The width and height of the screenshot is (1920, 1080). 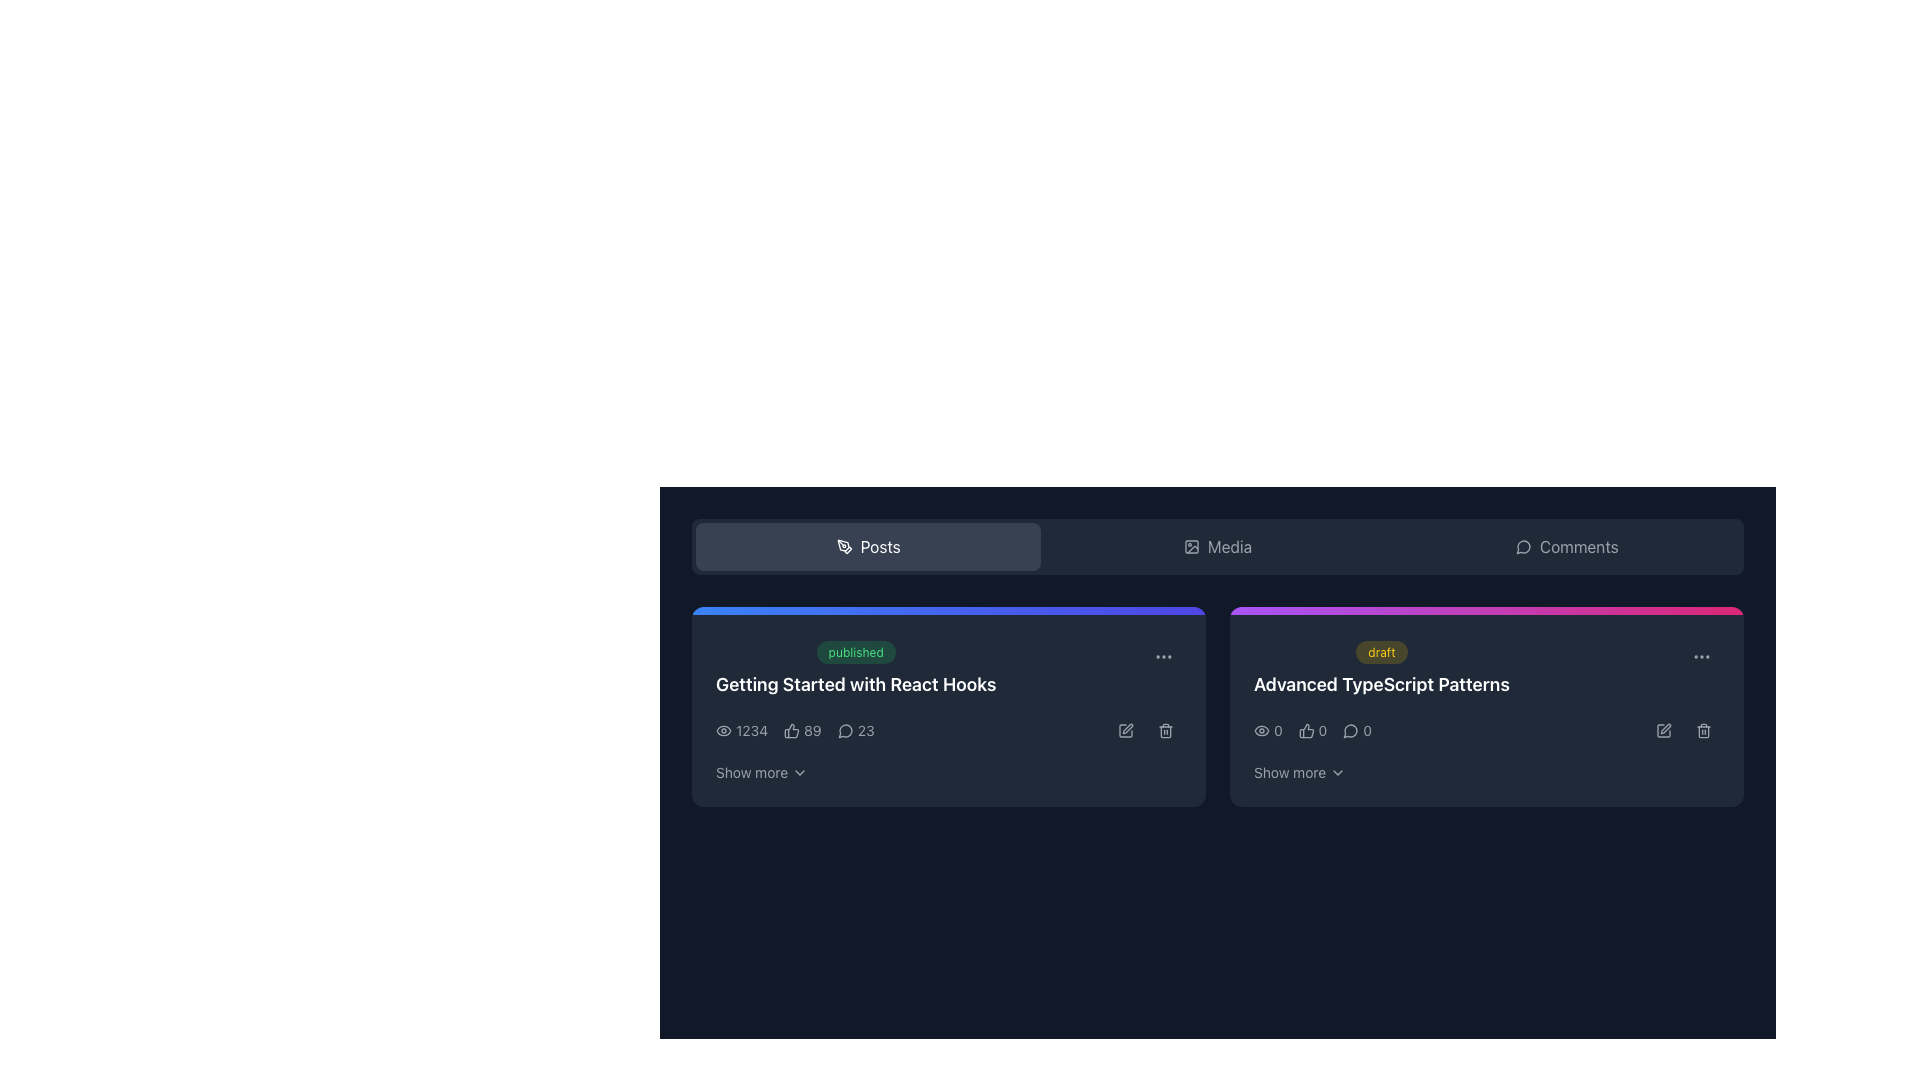 I want to click on the comments or messages icon, so click(x=1522, y=547).